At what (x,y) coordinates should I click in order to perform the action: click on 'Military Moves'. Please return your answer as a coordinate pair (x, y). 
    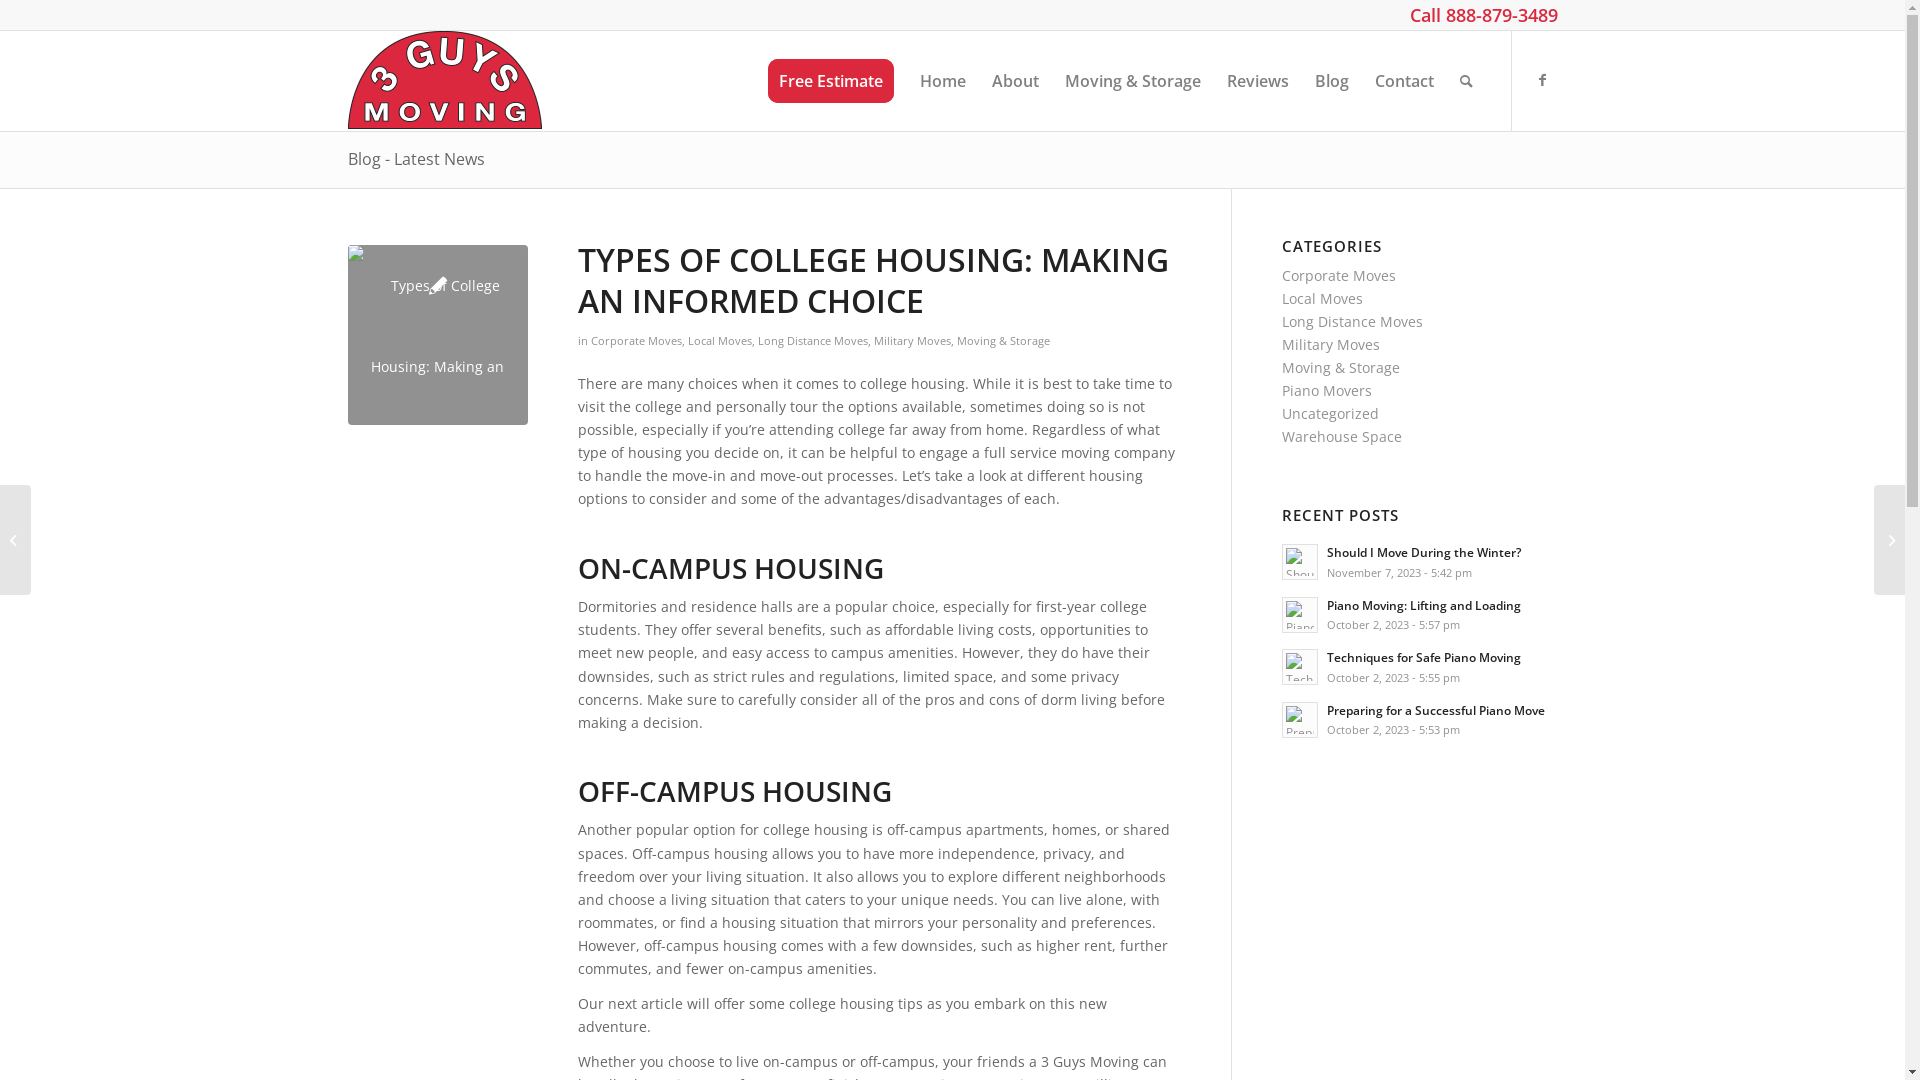
    Looking at the image, I should click on (873, 339).